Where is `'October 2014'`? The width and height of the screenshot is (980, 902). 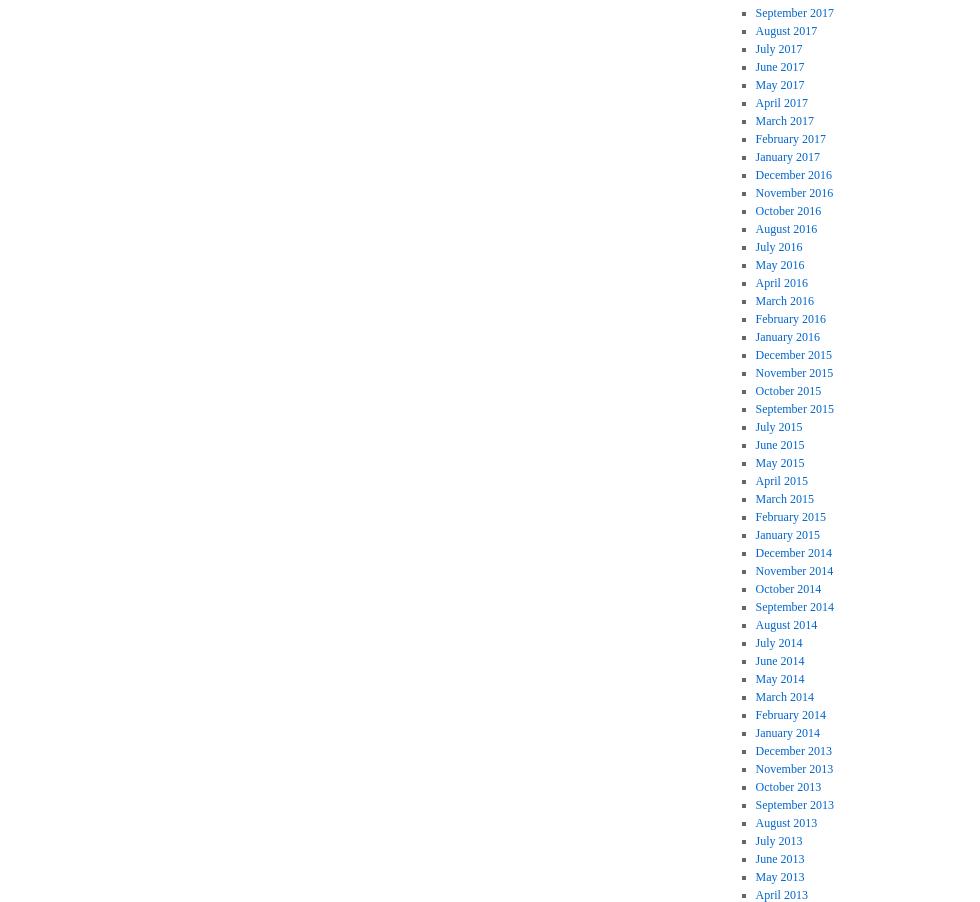 'October 2014' is located at coordinates (754, 588).